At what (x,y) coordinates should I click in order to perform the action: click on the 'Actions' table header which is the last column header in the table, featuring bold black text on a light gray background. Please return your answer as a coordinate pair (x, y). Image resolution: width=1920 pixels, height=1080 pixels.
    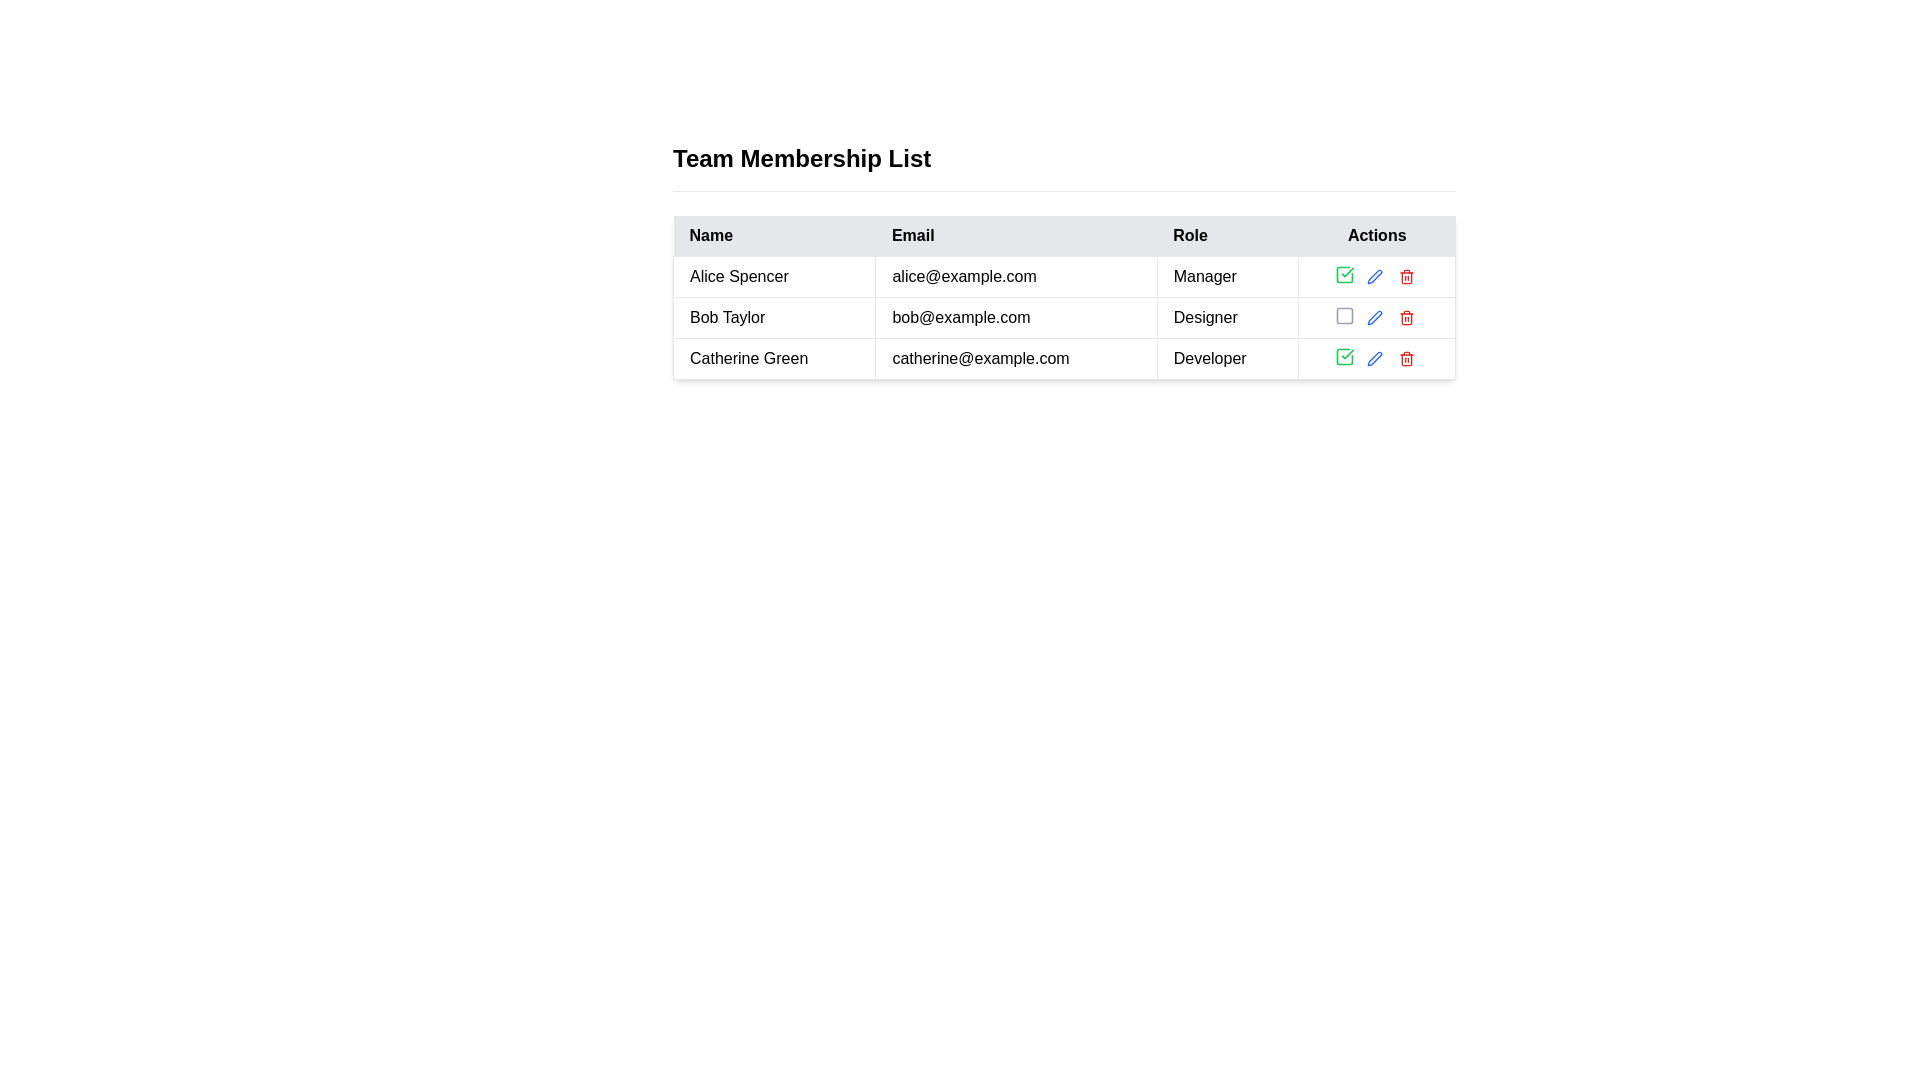
    Looking at the image, I should click on (1376, 235).